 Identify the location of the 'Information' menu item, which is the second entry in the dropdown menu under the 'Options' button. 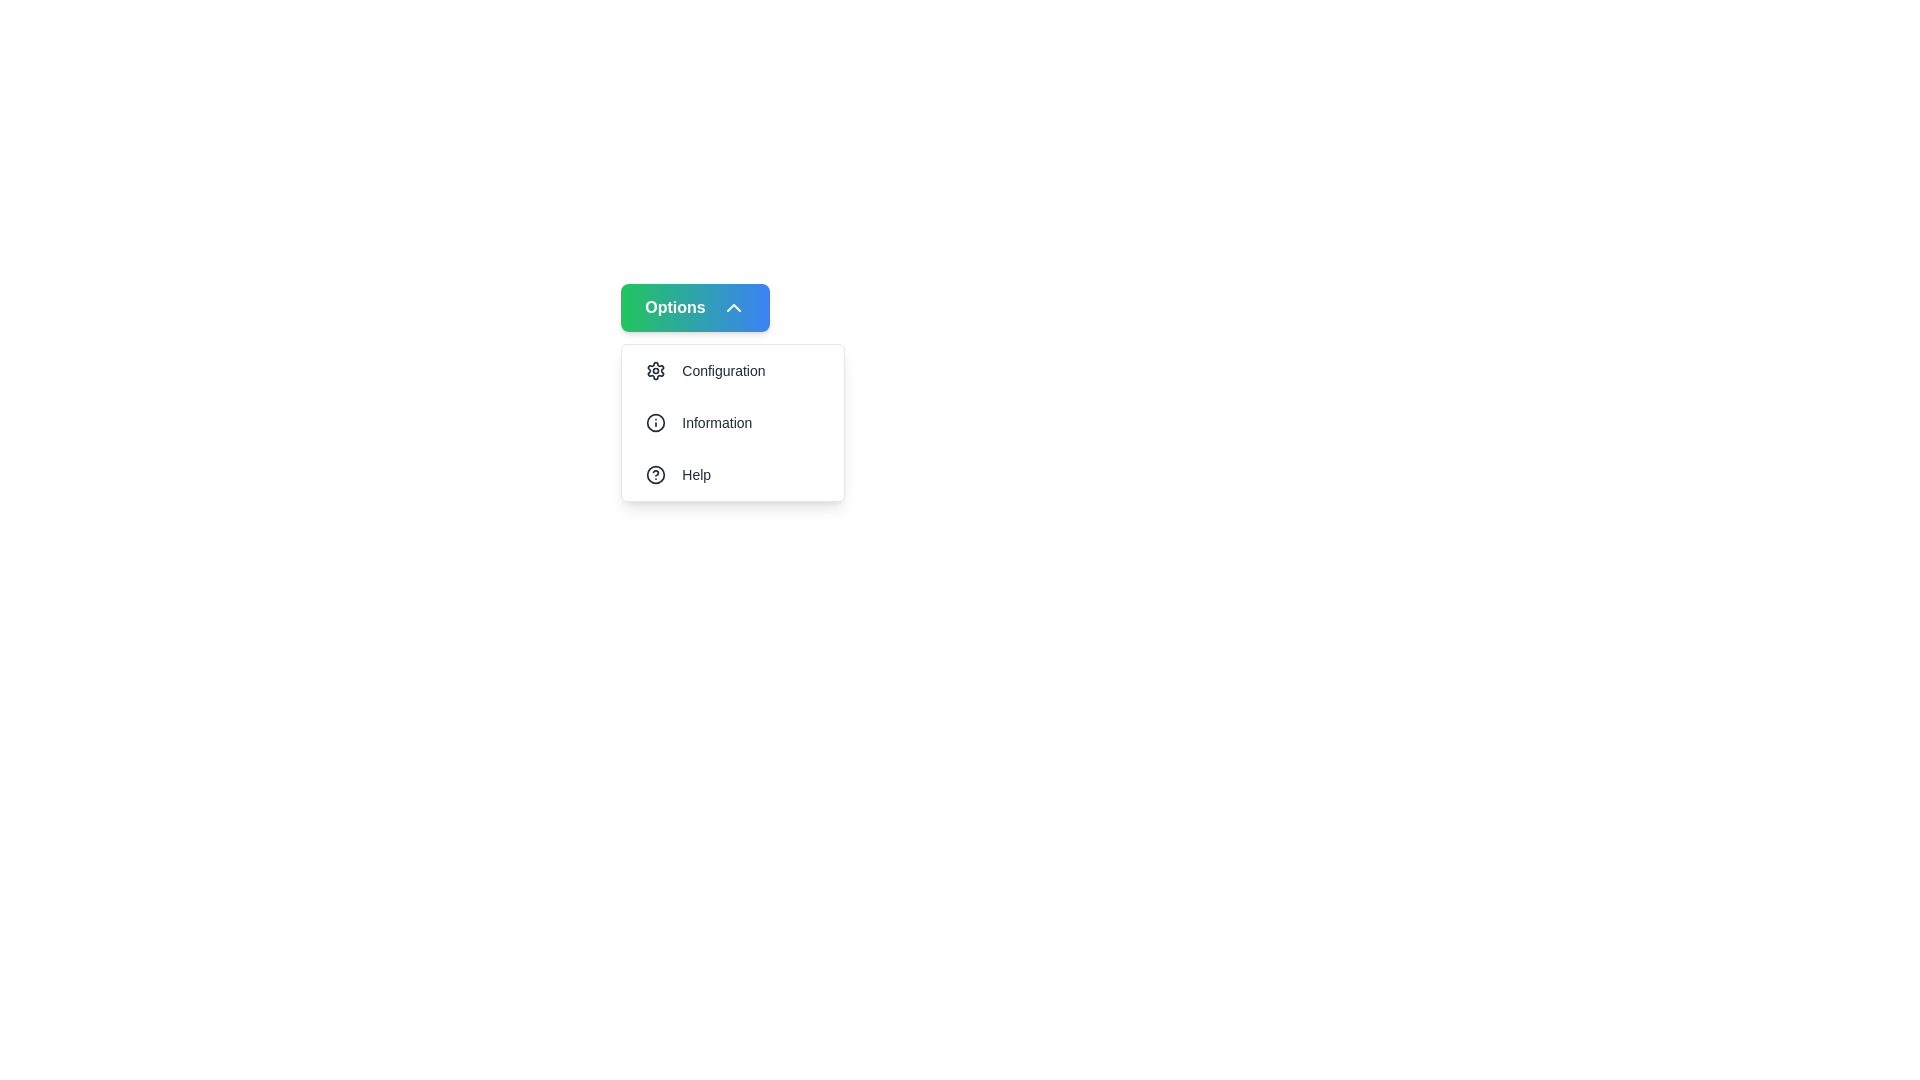
(732, 422).